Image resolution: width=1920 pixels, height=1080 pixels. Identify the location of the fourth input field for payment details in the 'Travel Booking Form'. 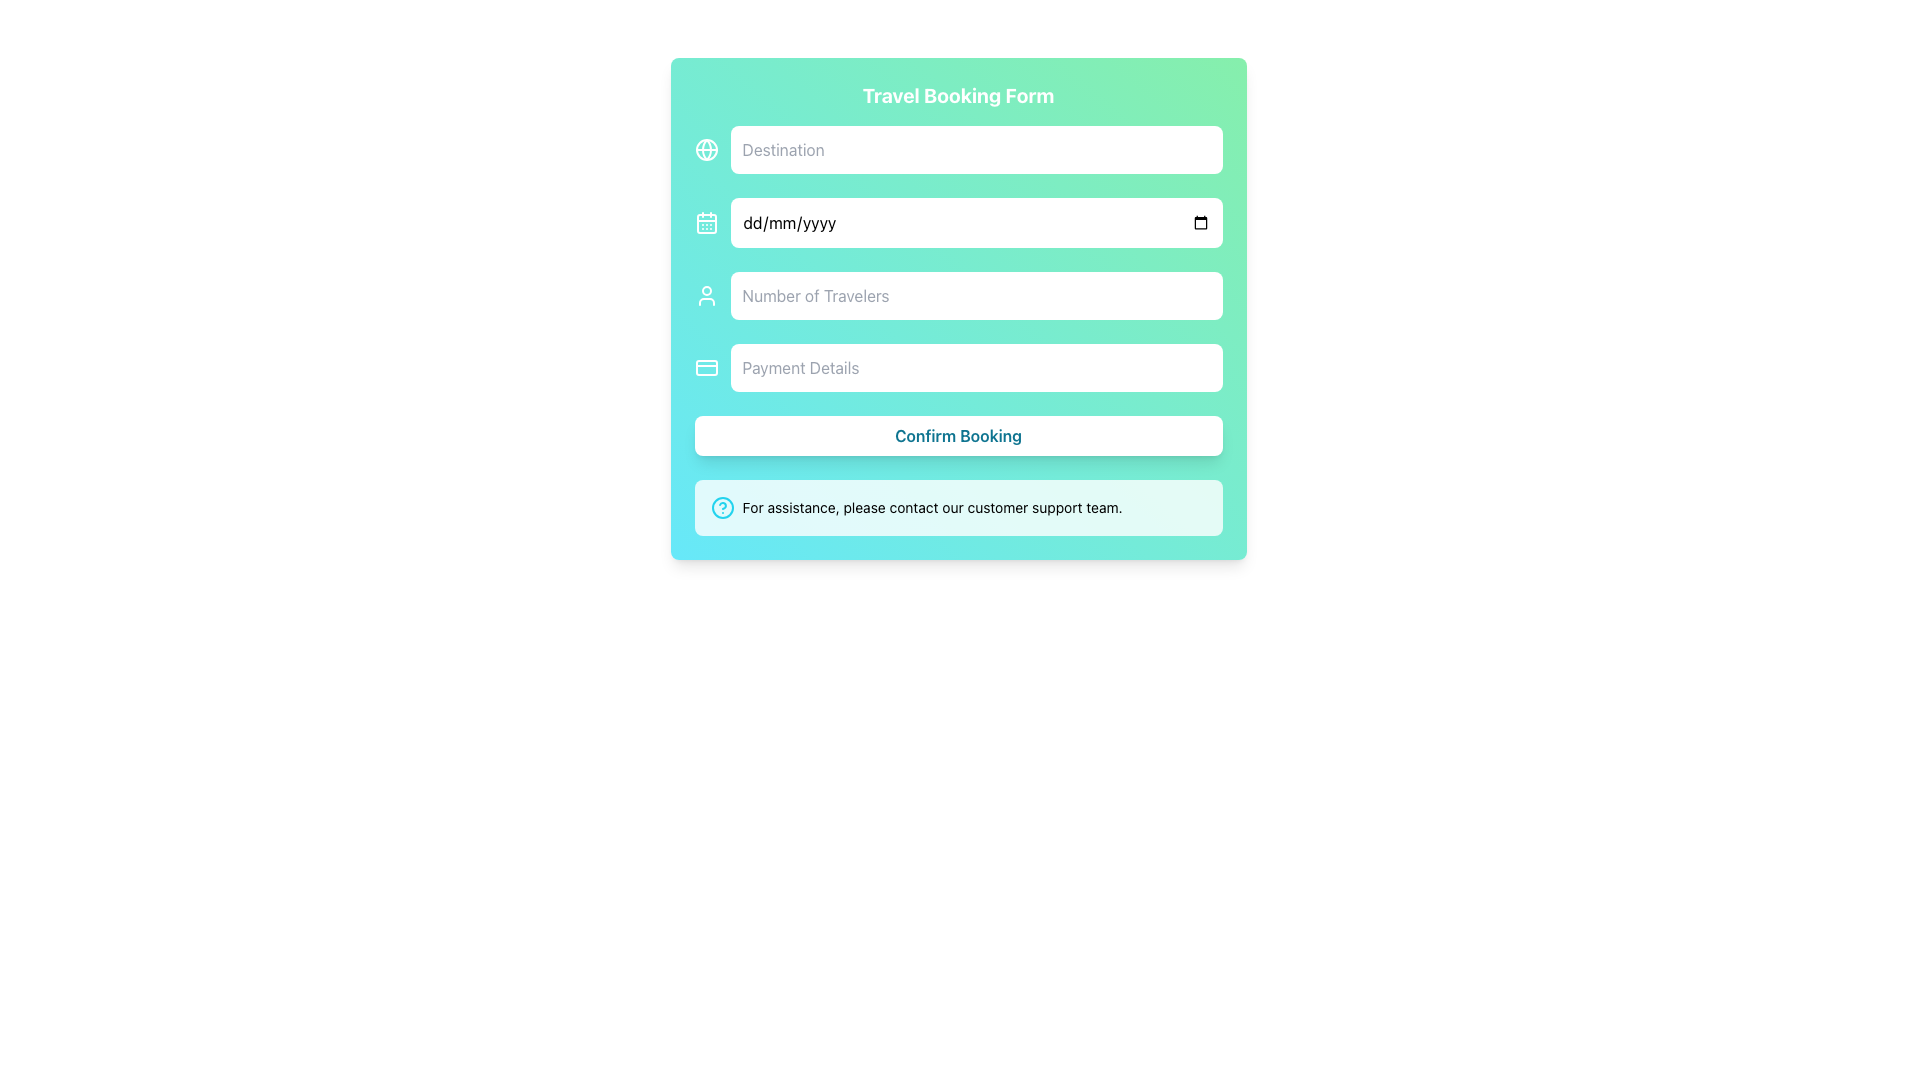
(976, 367).